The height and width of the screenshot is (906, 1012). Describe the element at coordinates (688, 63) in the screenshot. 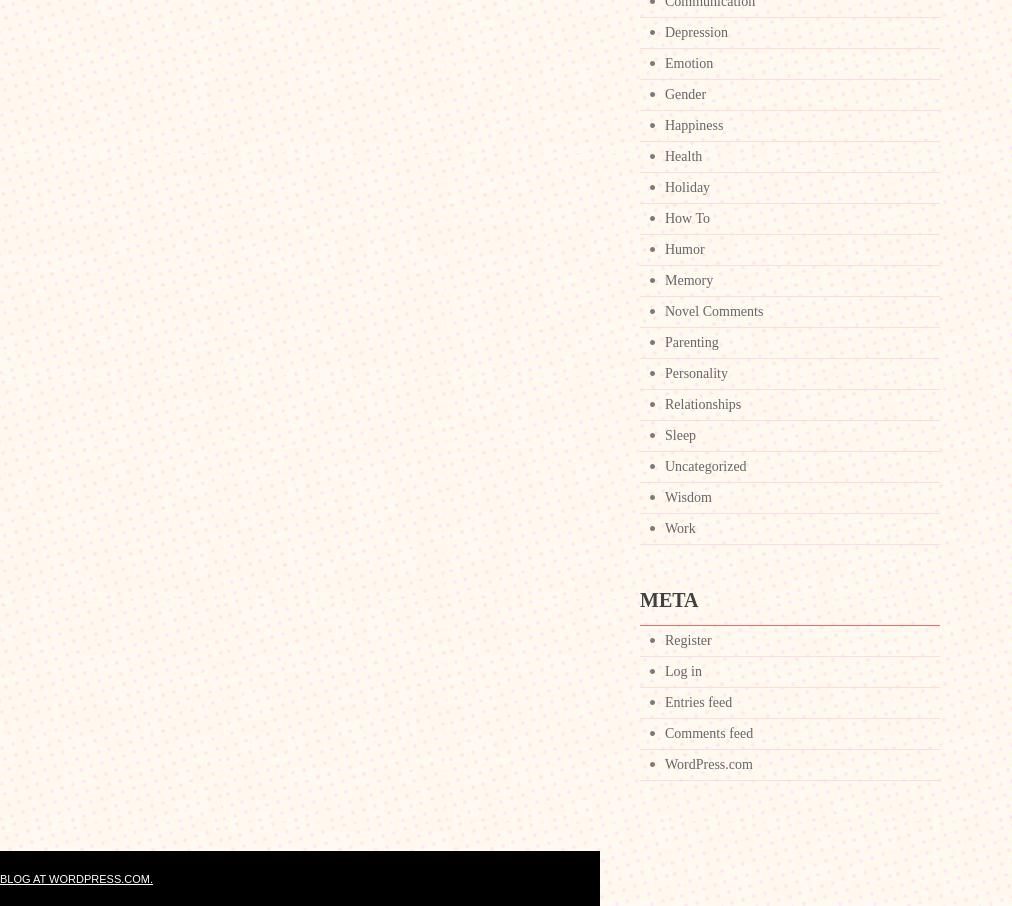

I see `'Emotion'` at that location.